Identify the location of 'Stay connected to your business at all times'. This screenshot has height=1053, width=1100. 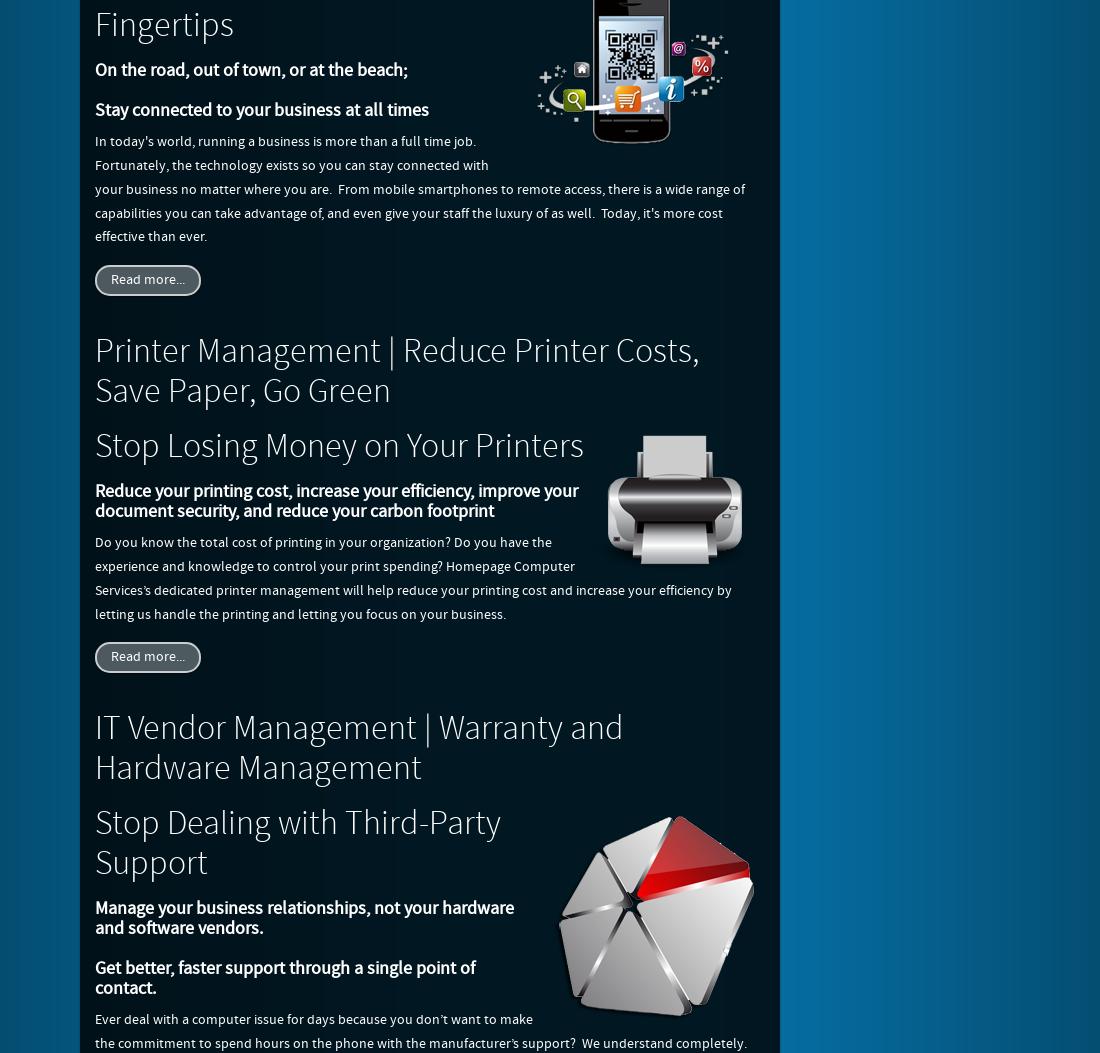
(262, 110).